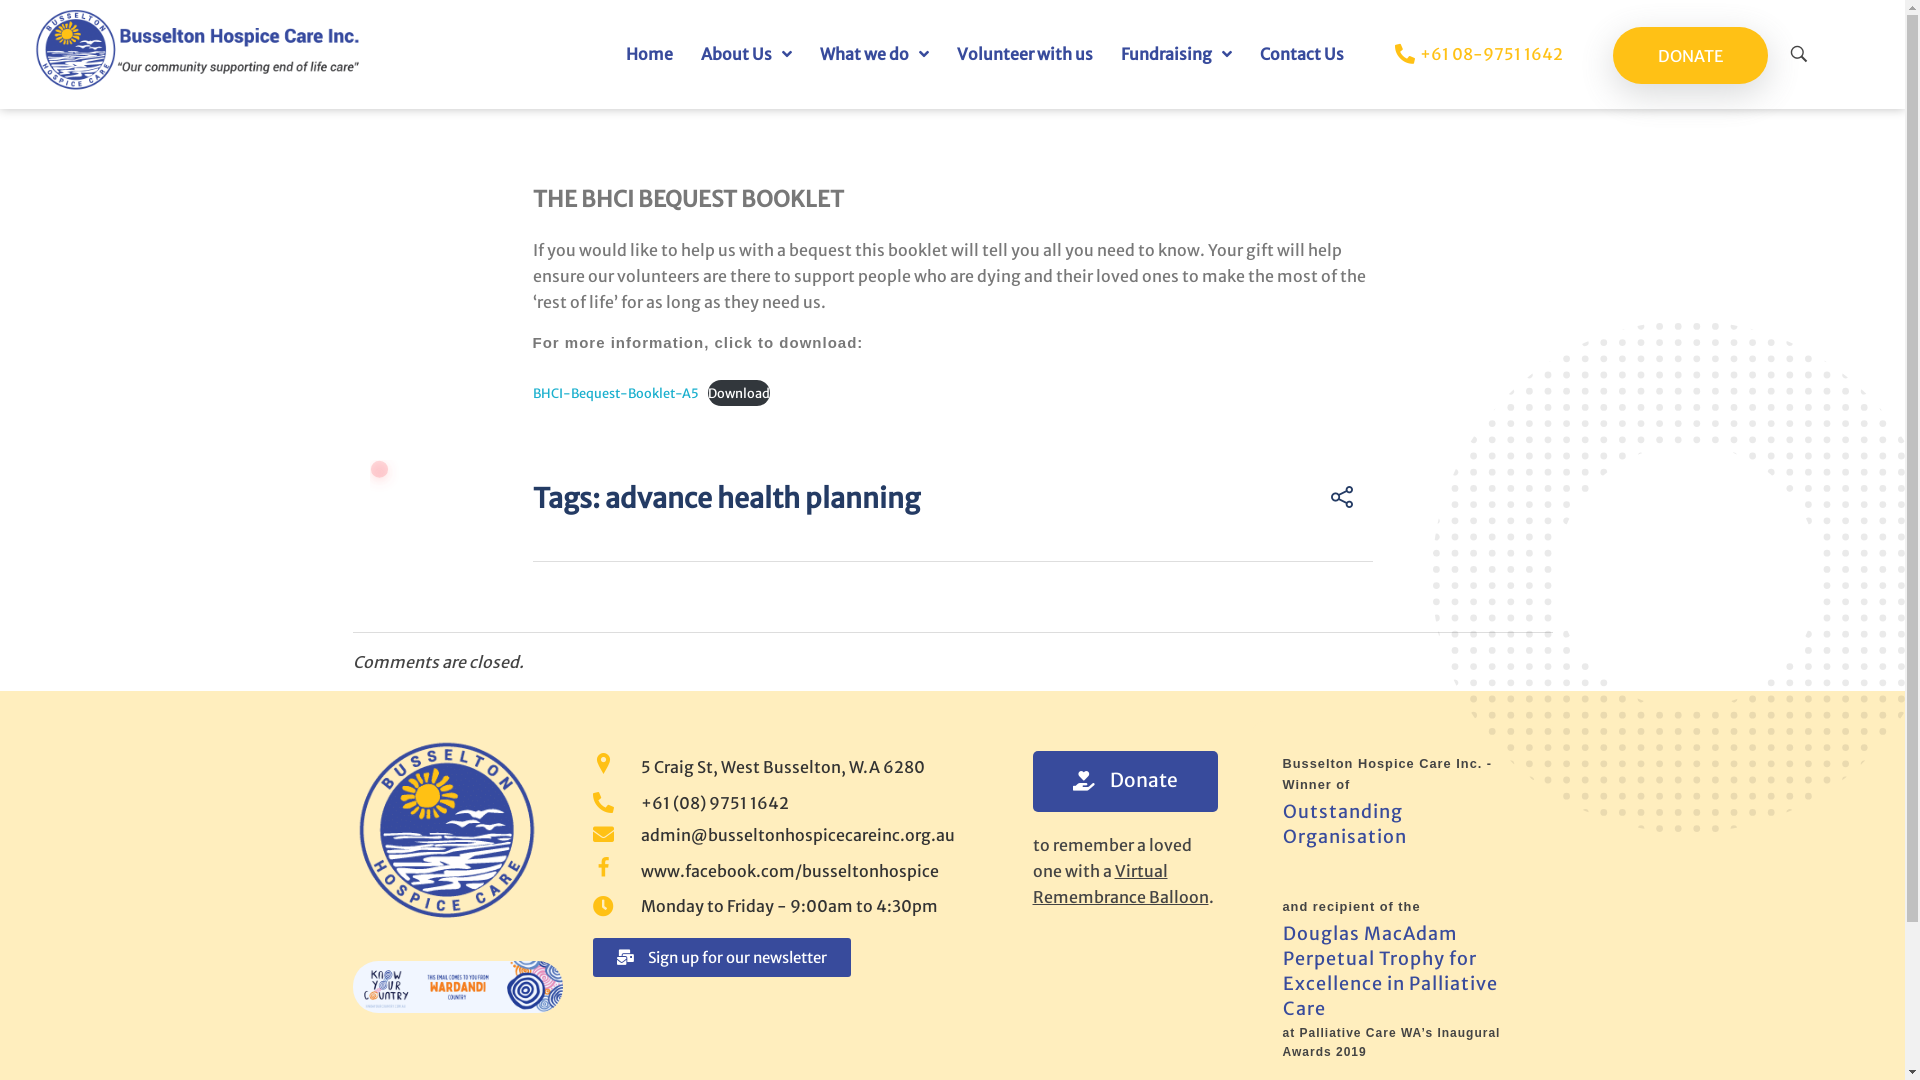  I want to click on '+61 08-9751 1642', so click(1460, 53).